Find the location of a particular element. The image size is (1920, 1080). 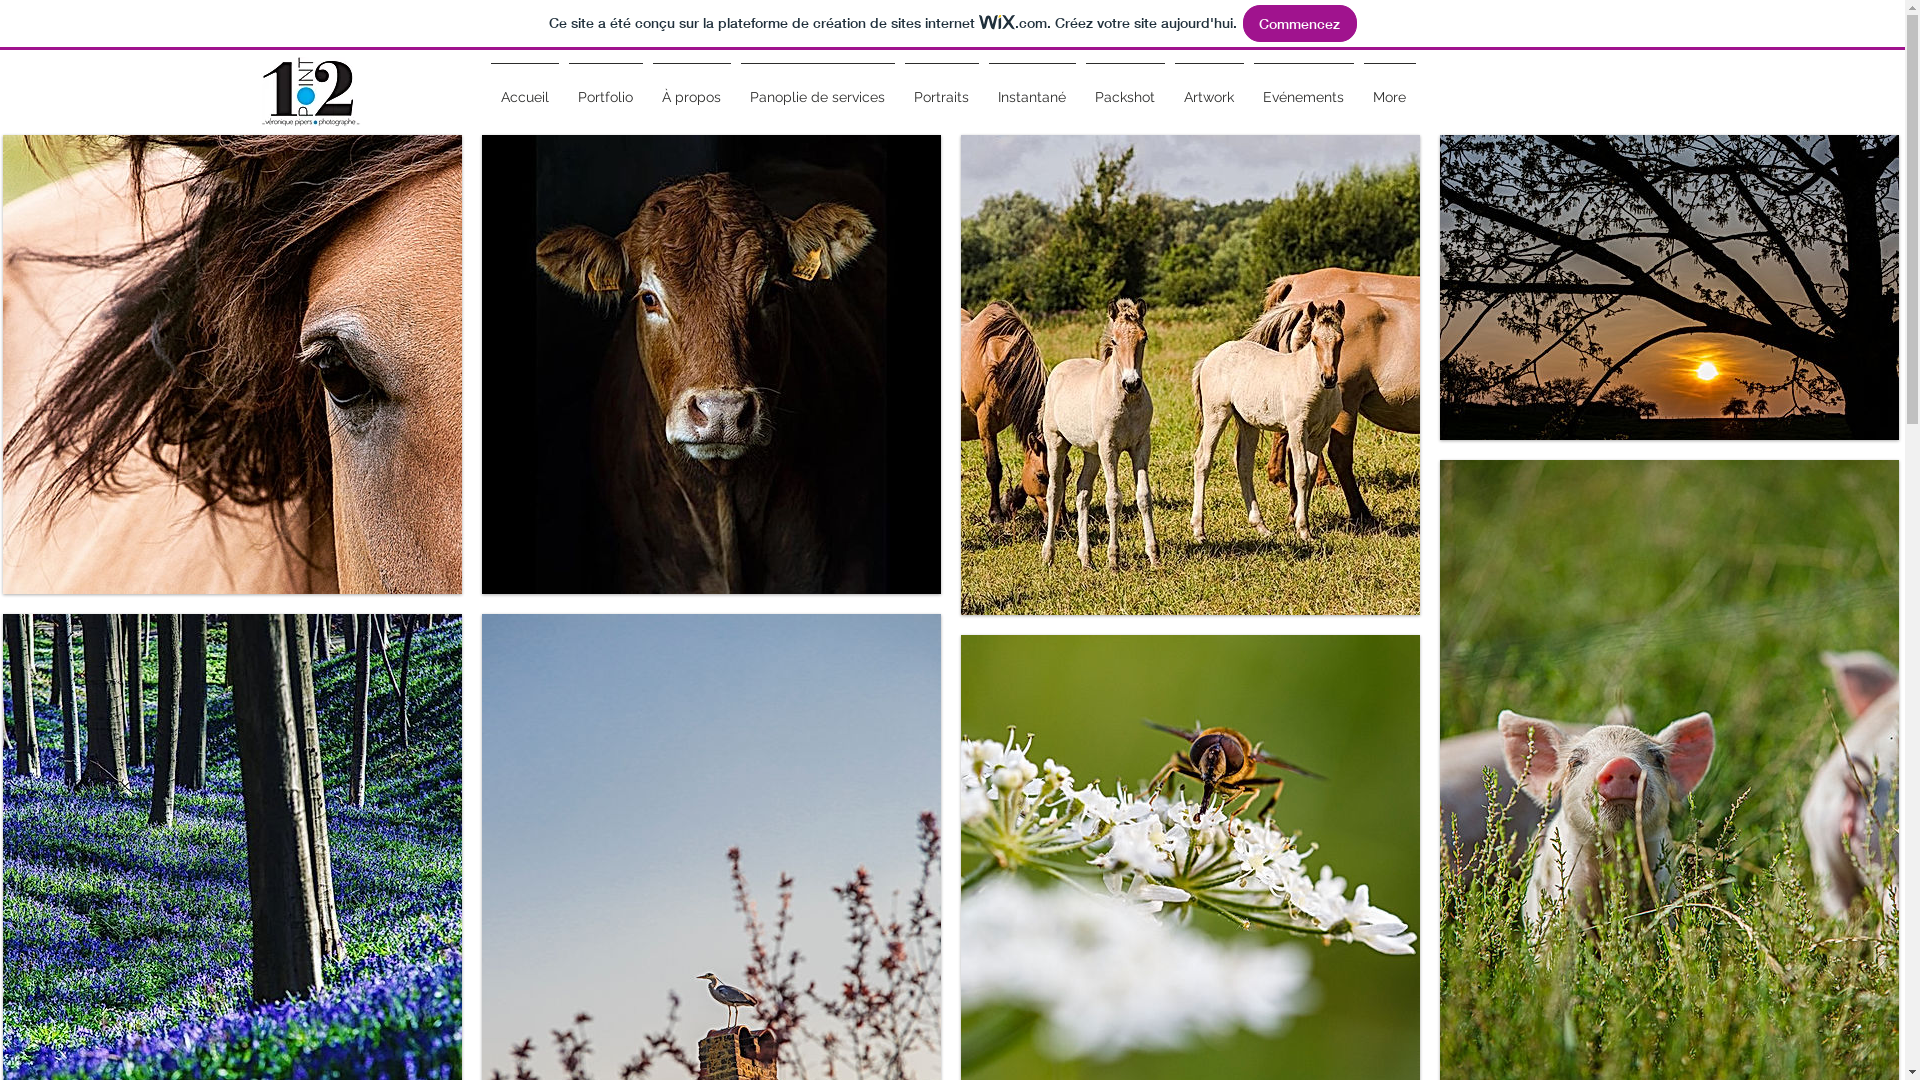

'Panoplie de services' is located at coordinates (817, 87).